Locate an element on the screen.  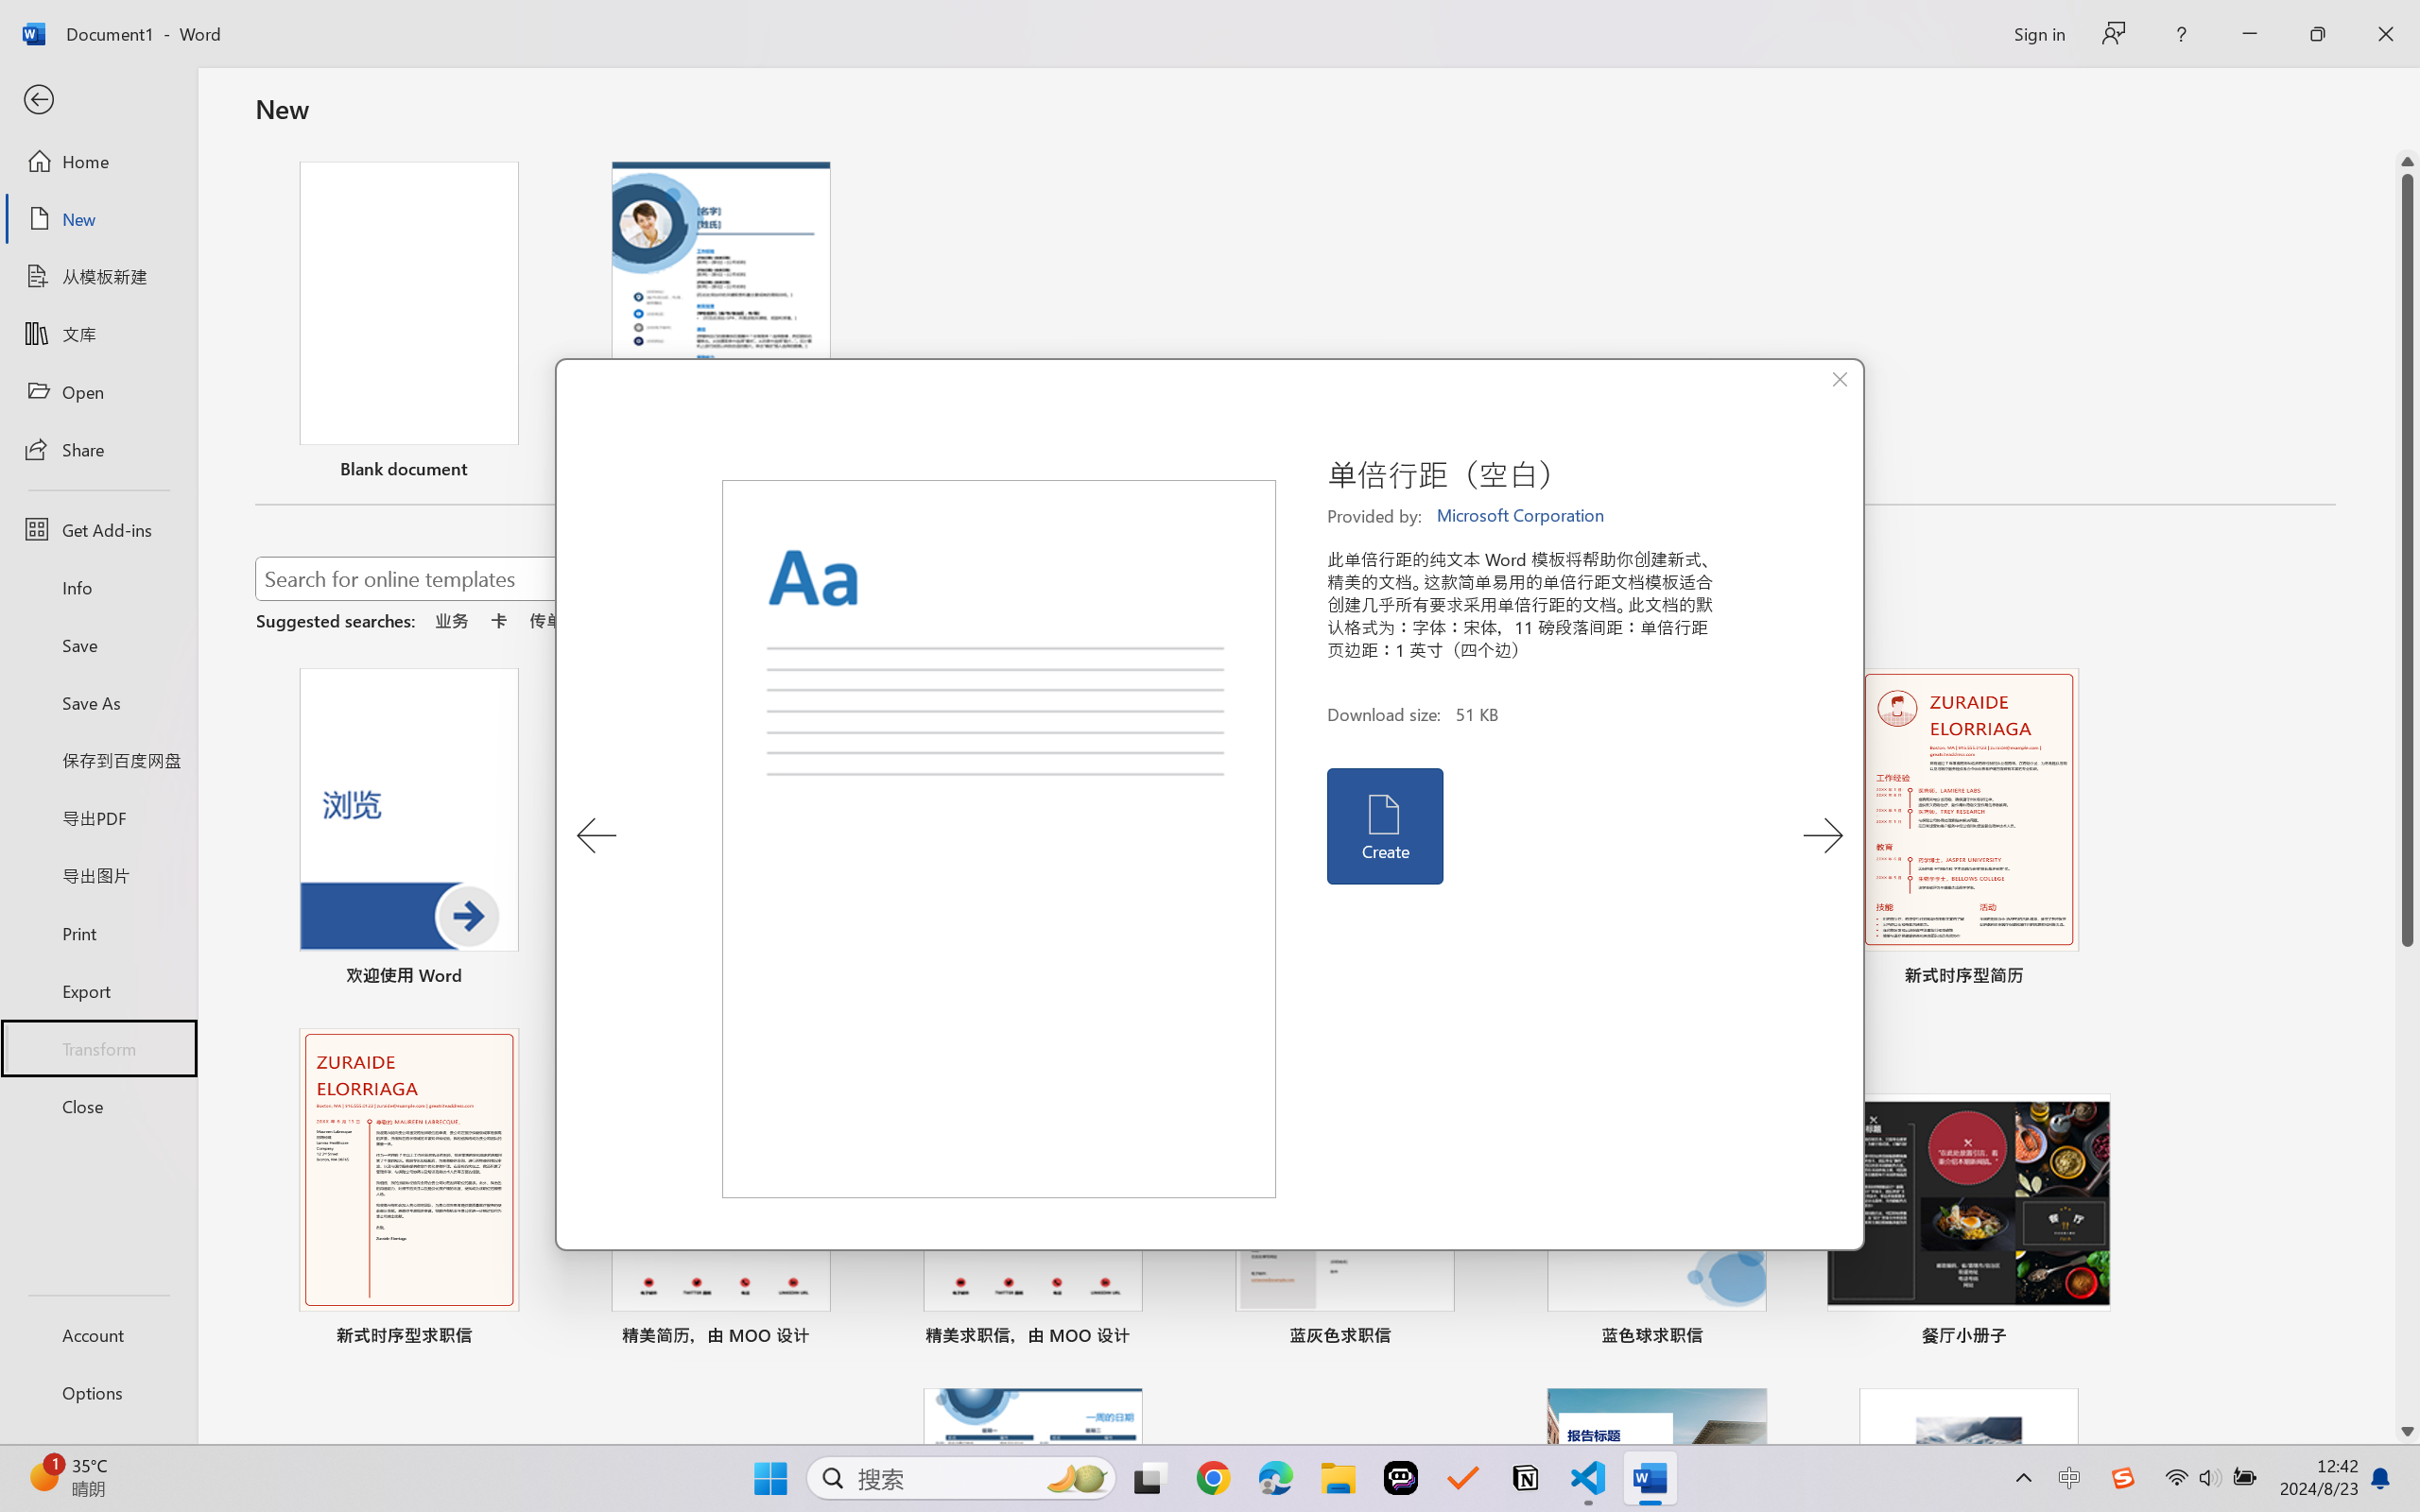
'Create' is located at coordinates (1383, 826).